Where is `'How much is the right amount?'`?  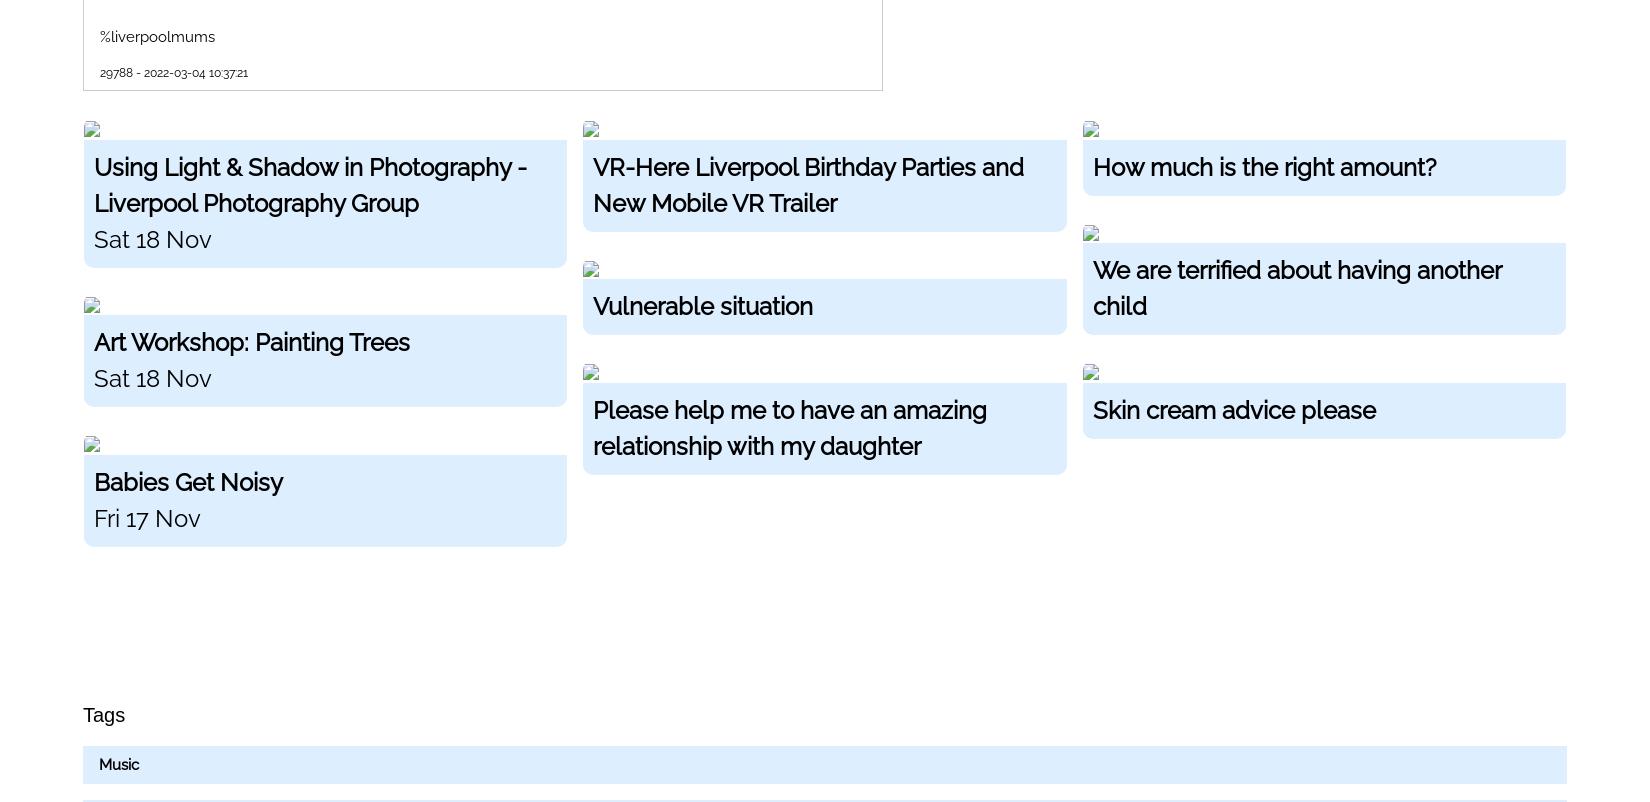 'How much is the right amount?' is located at coordinates (1091, 166).